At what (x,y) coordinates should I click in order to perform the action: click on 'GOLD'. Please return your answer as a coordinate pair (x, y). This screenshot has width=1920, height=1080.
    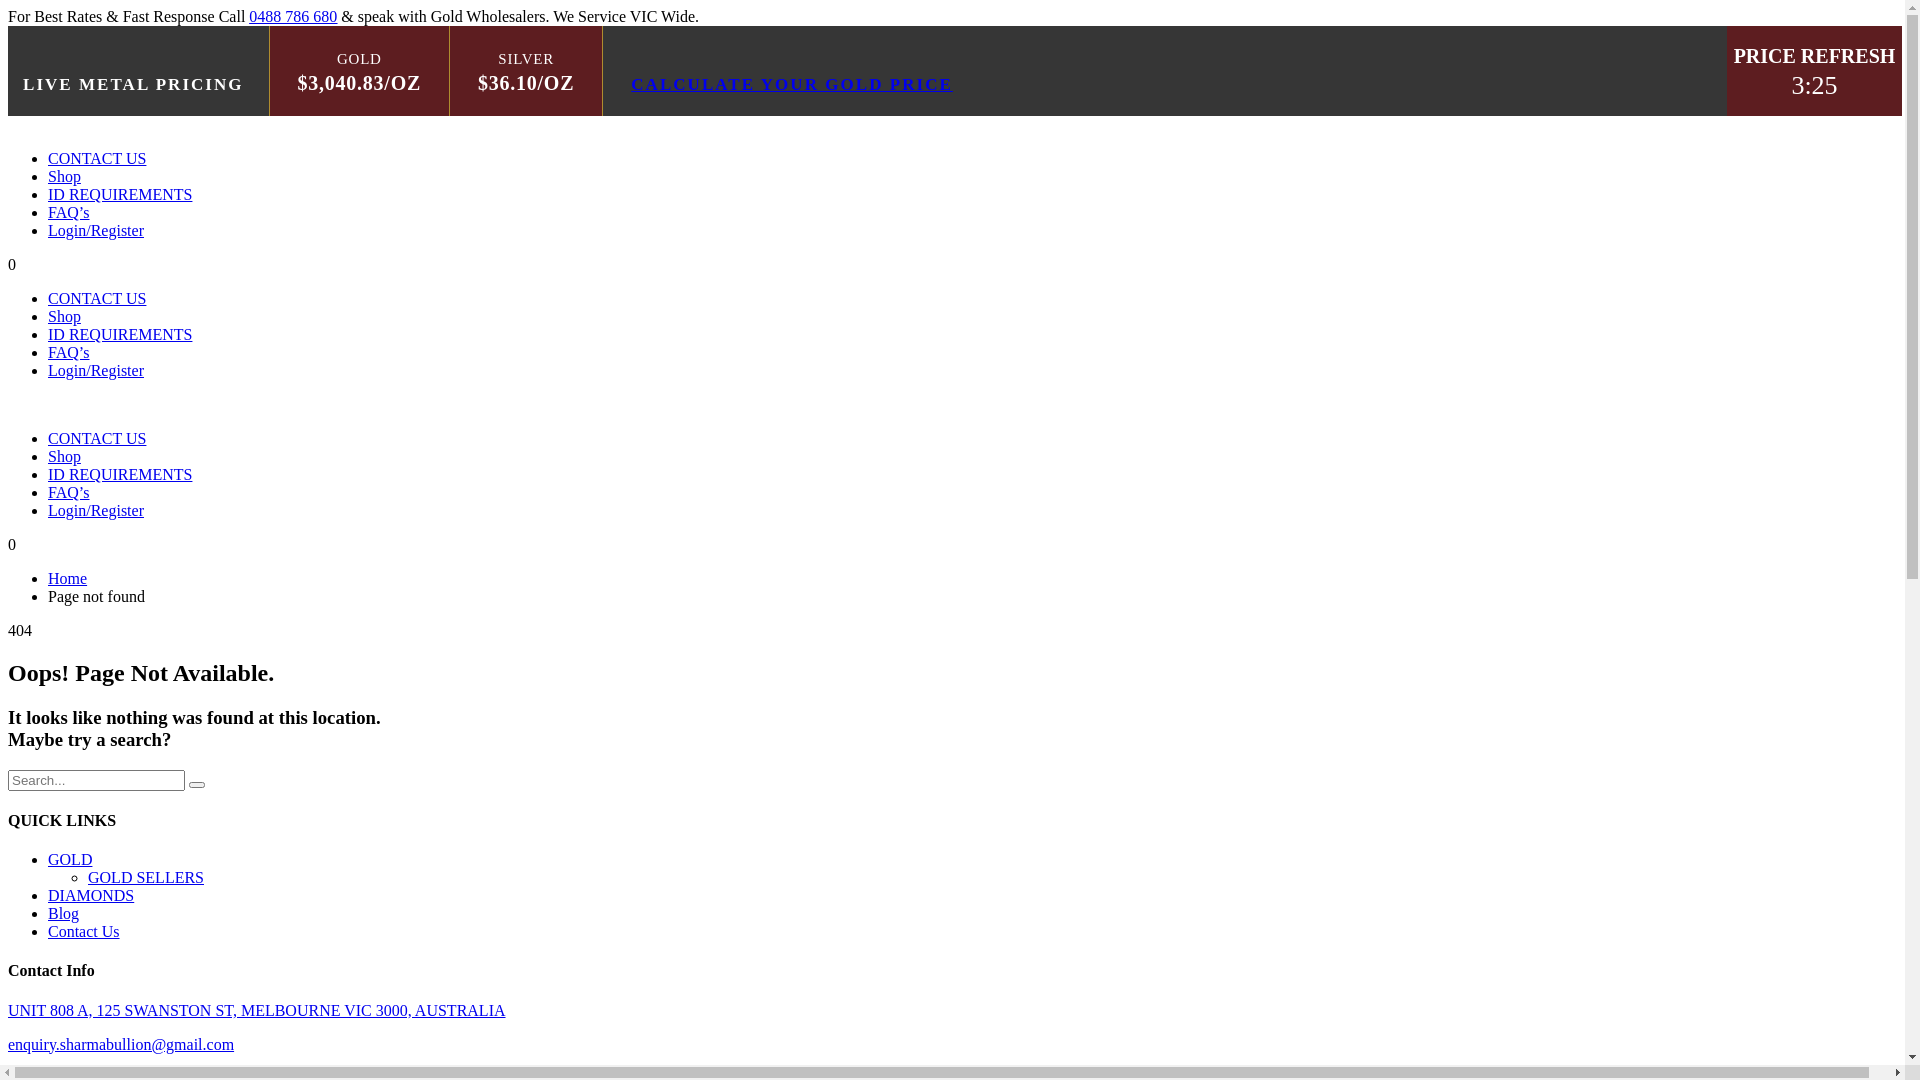
    Looking at the image, I should click on (70, 858).